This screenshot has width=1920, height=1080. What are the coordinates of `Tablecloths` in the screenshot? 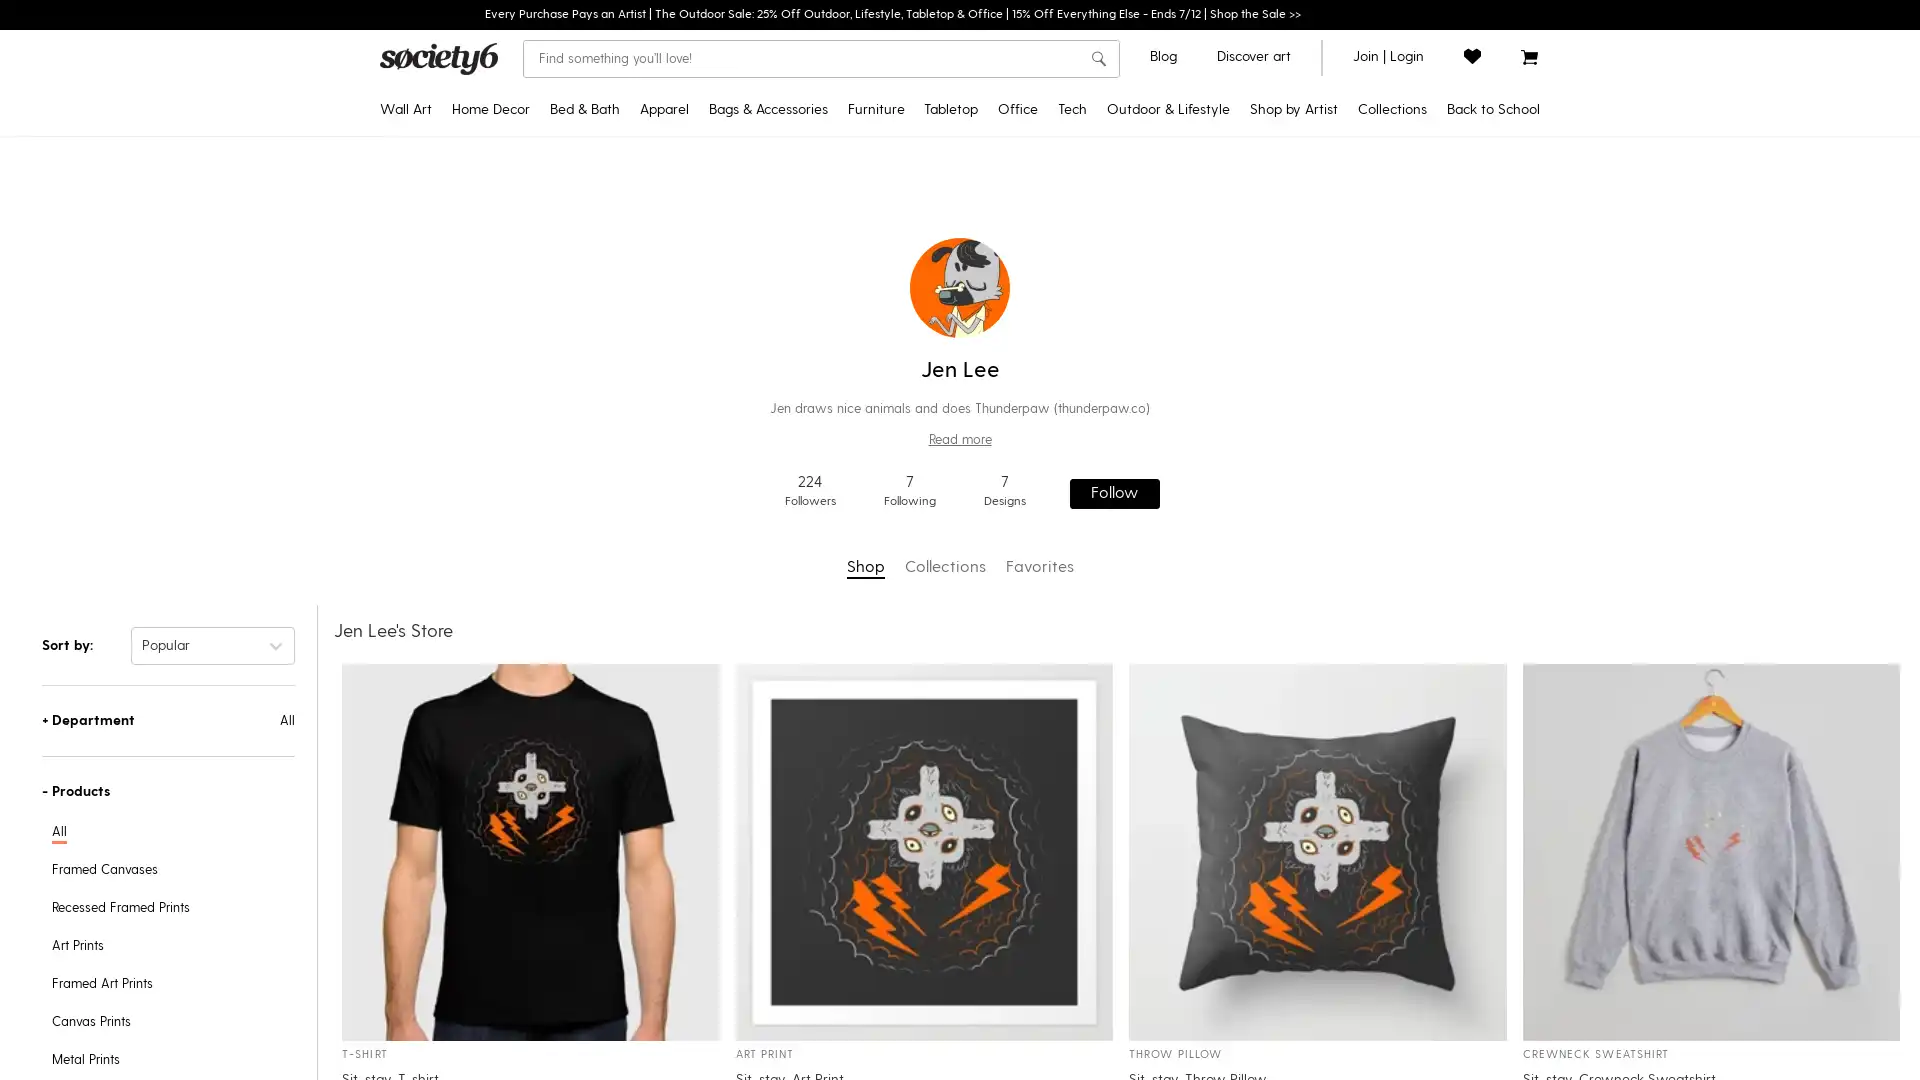 It's located at (988, 224).